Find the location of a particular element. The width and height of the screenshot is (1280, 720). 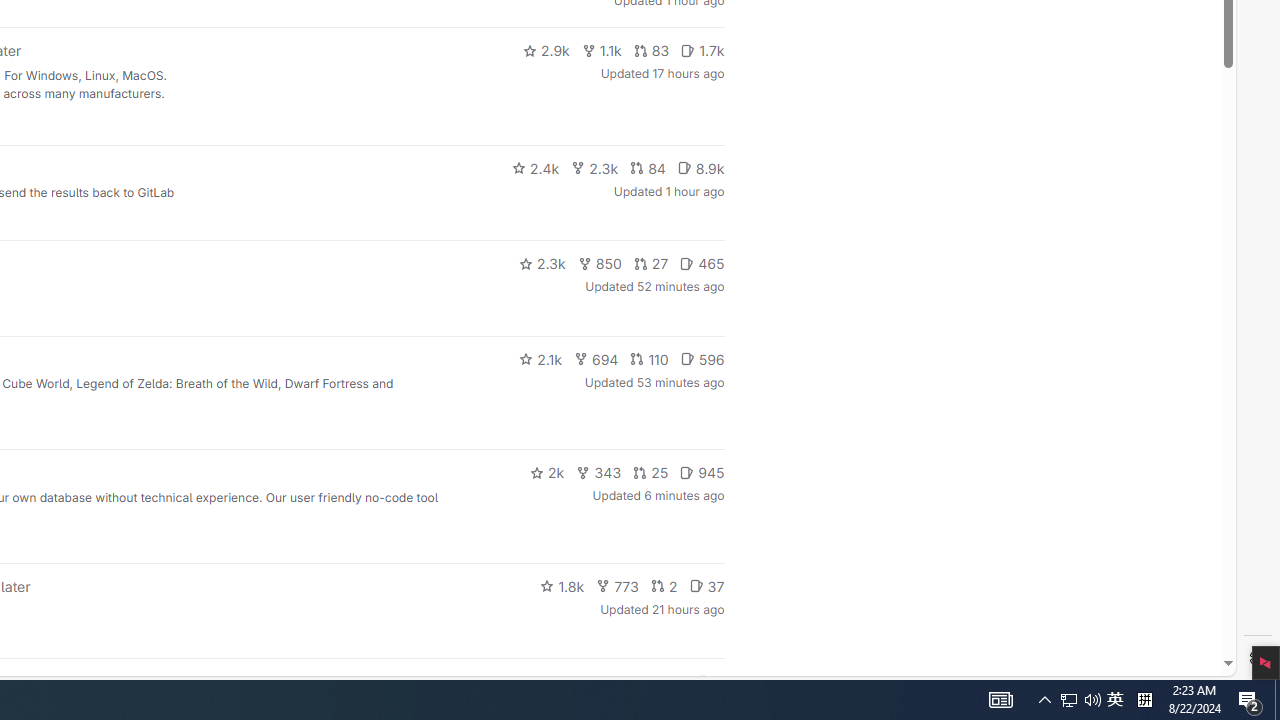

'1.8k' is located at coordinates (561, 585).